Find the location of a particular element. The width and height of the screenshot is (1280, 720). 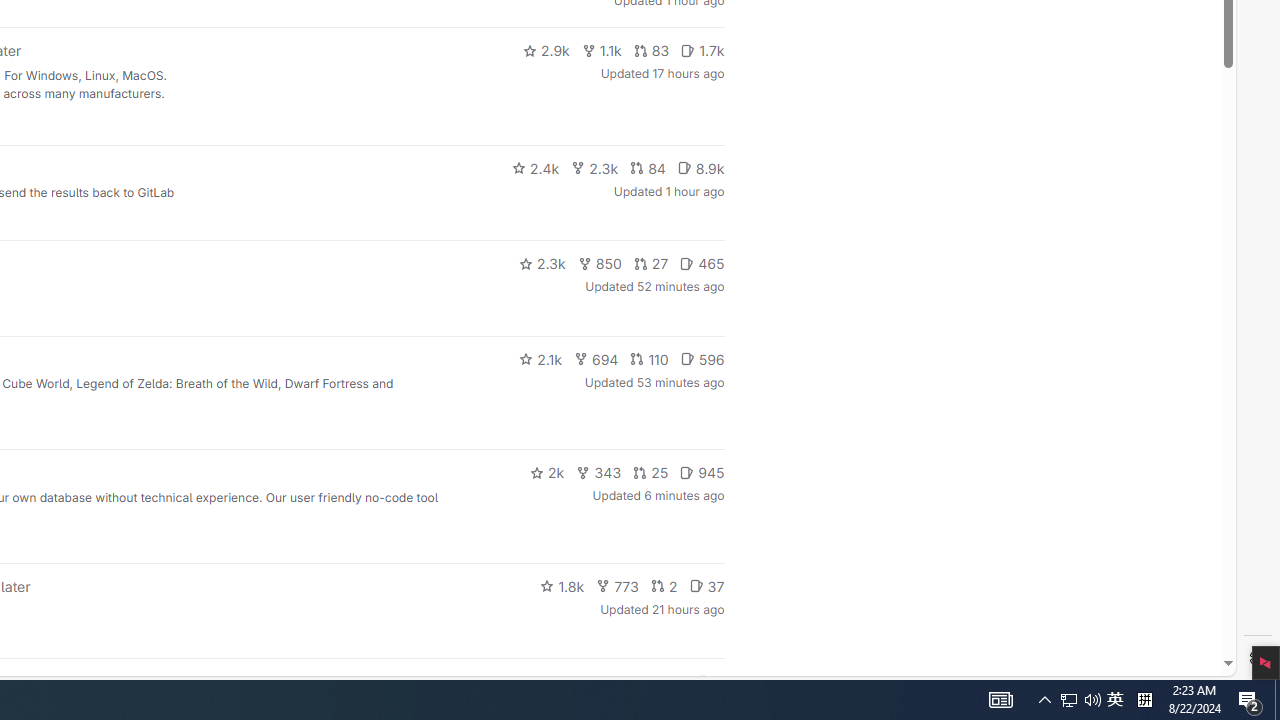

'1.8k' is located at coordinates (561, 585).